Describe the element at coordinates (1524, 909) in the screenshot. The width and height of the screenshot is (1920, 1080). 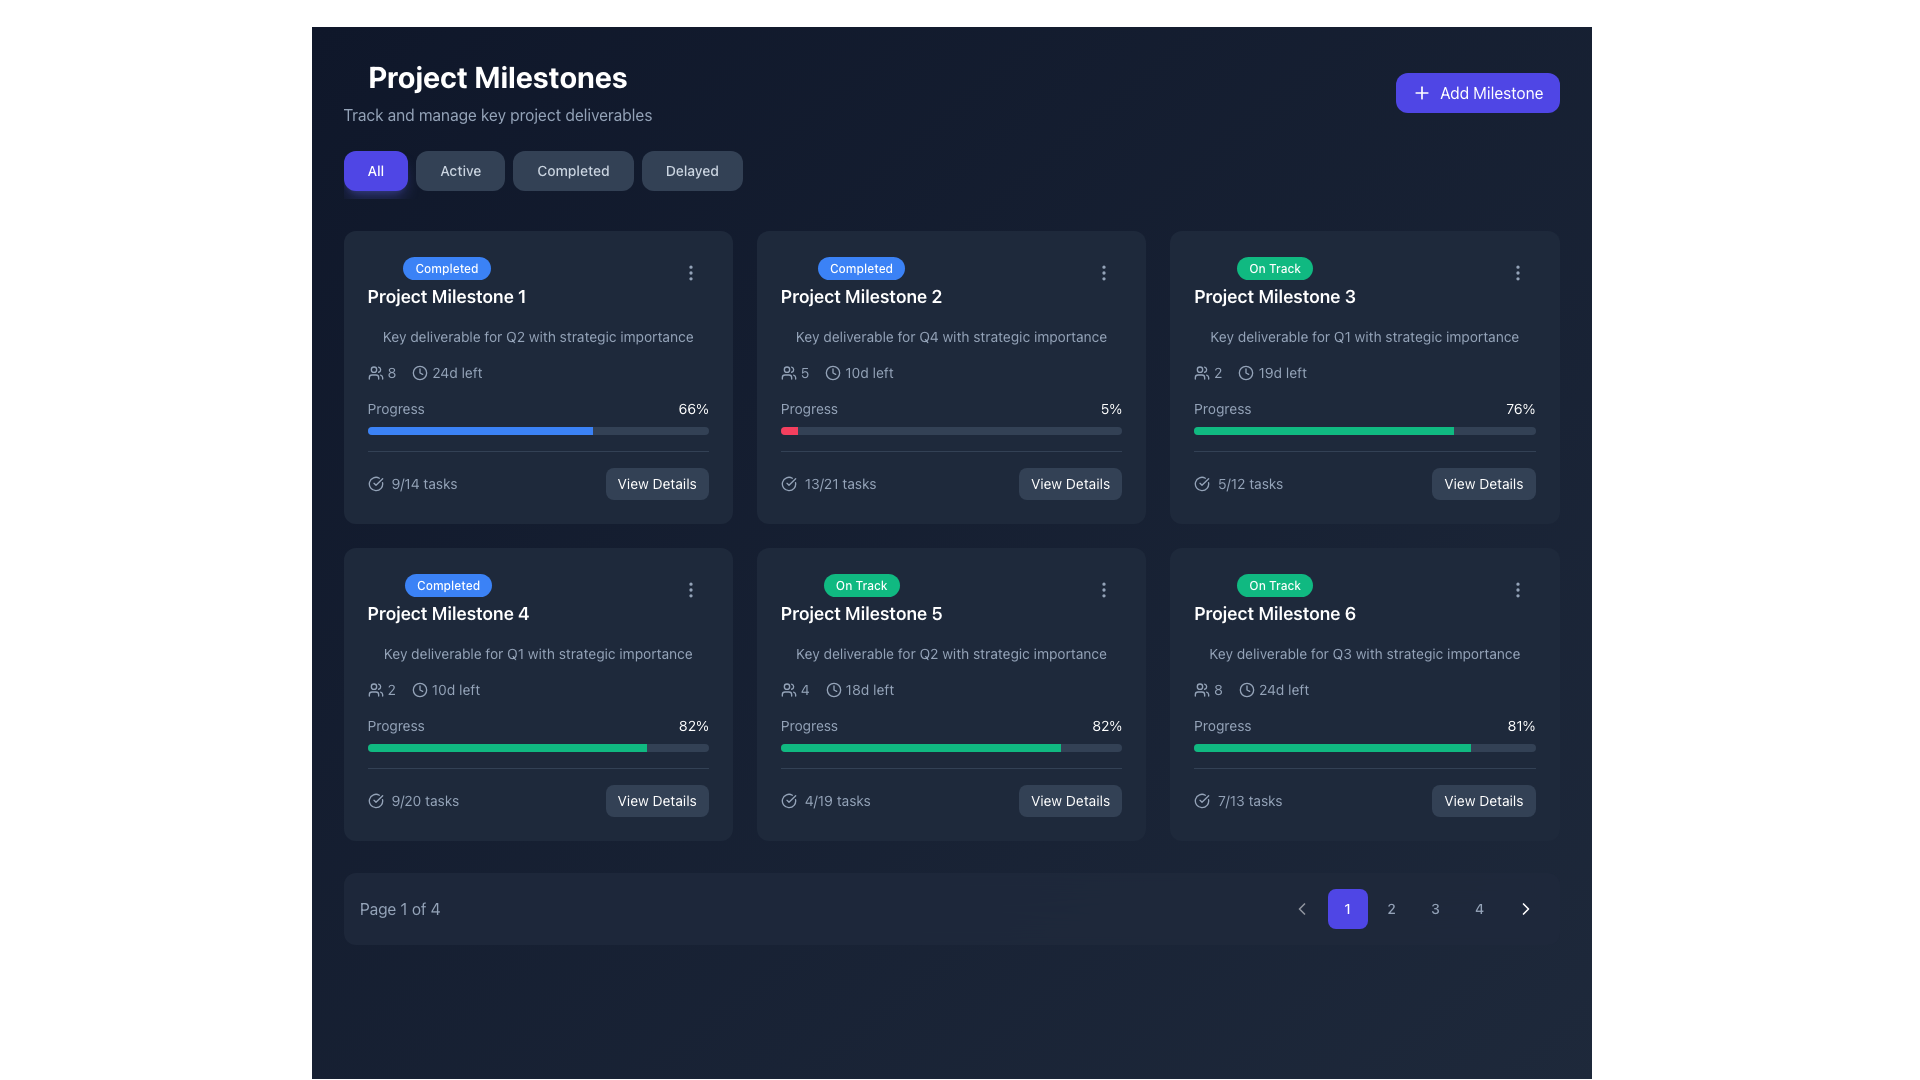
I see `the Navigation icon (Chevron) located at the far right of the pagination section` at that location.